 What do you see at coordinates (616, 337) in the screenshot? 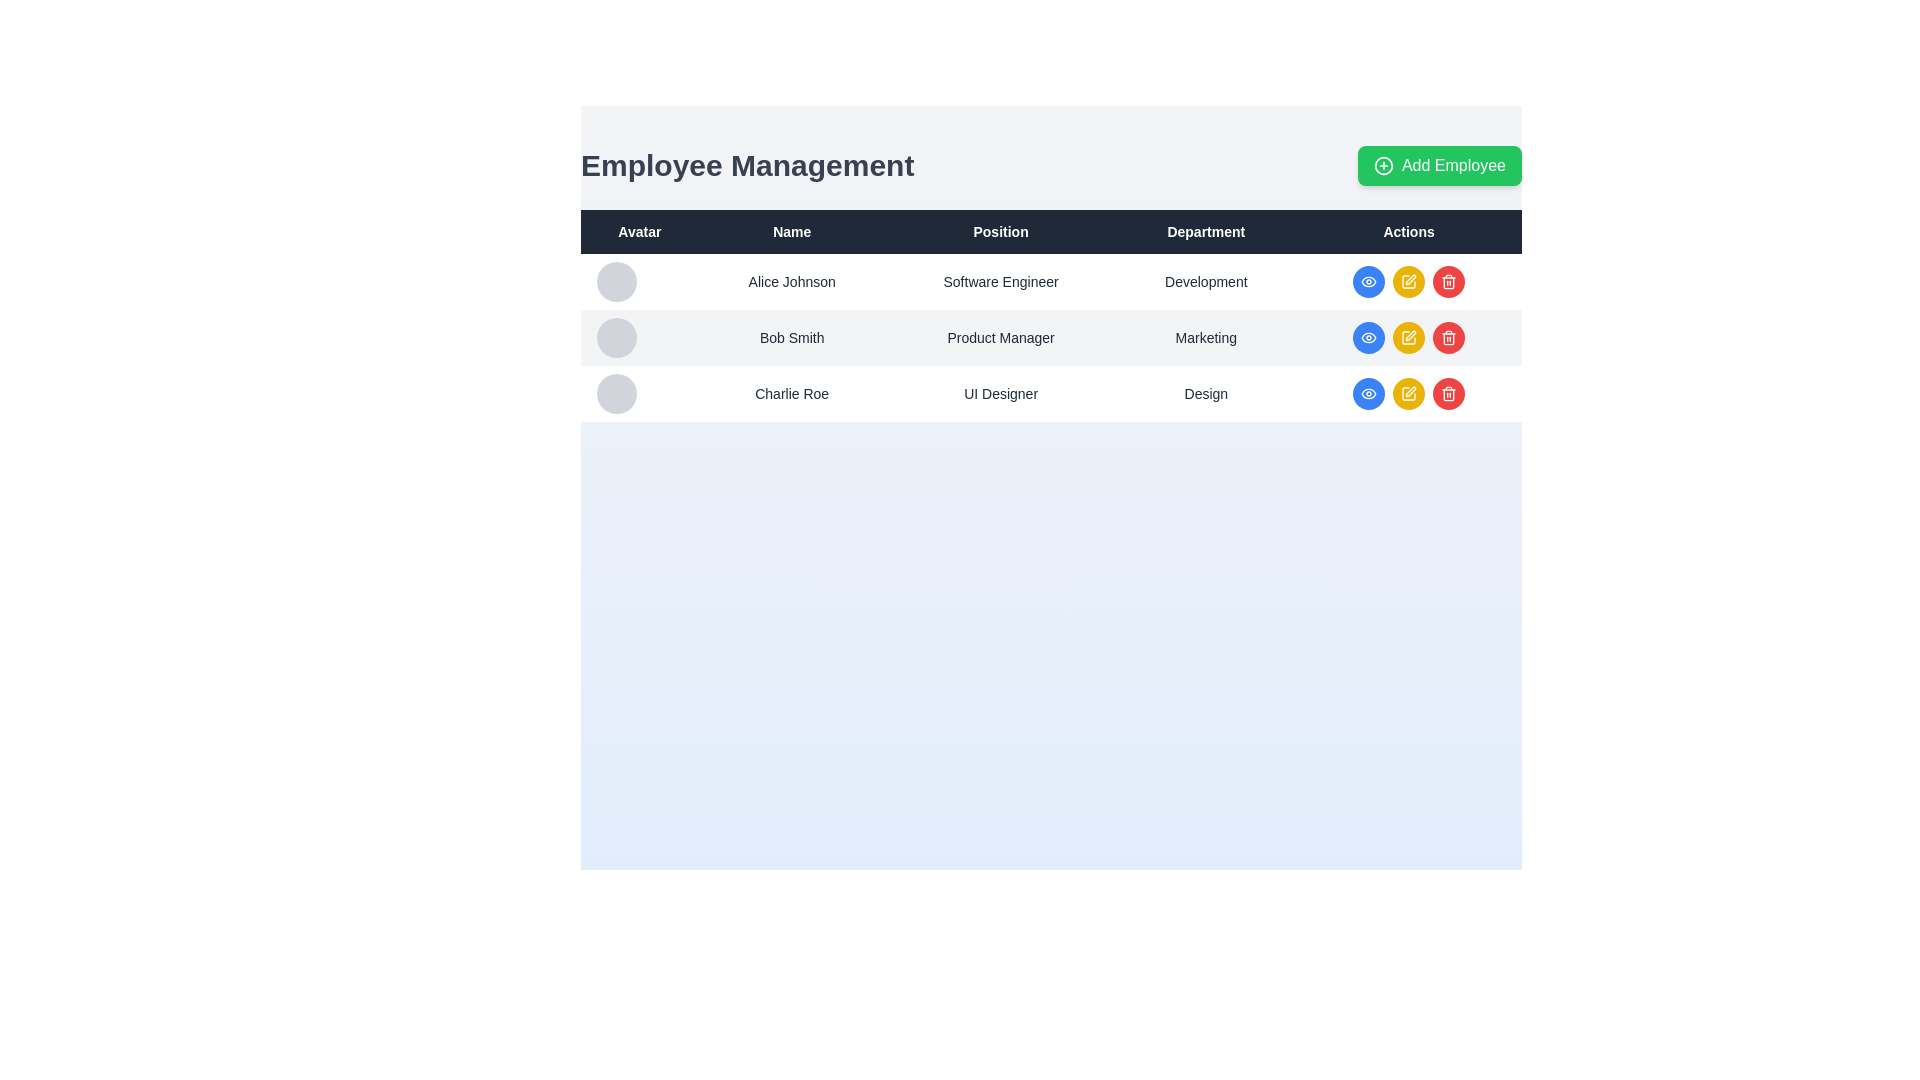
I see `the circular avatar placeholder for 'Bob Smith' in the 'Employee Management' list` at bounding box center [616, 337].